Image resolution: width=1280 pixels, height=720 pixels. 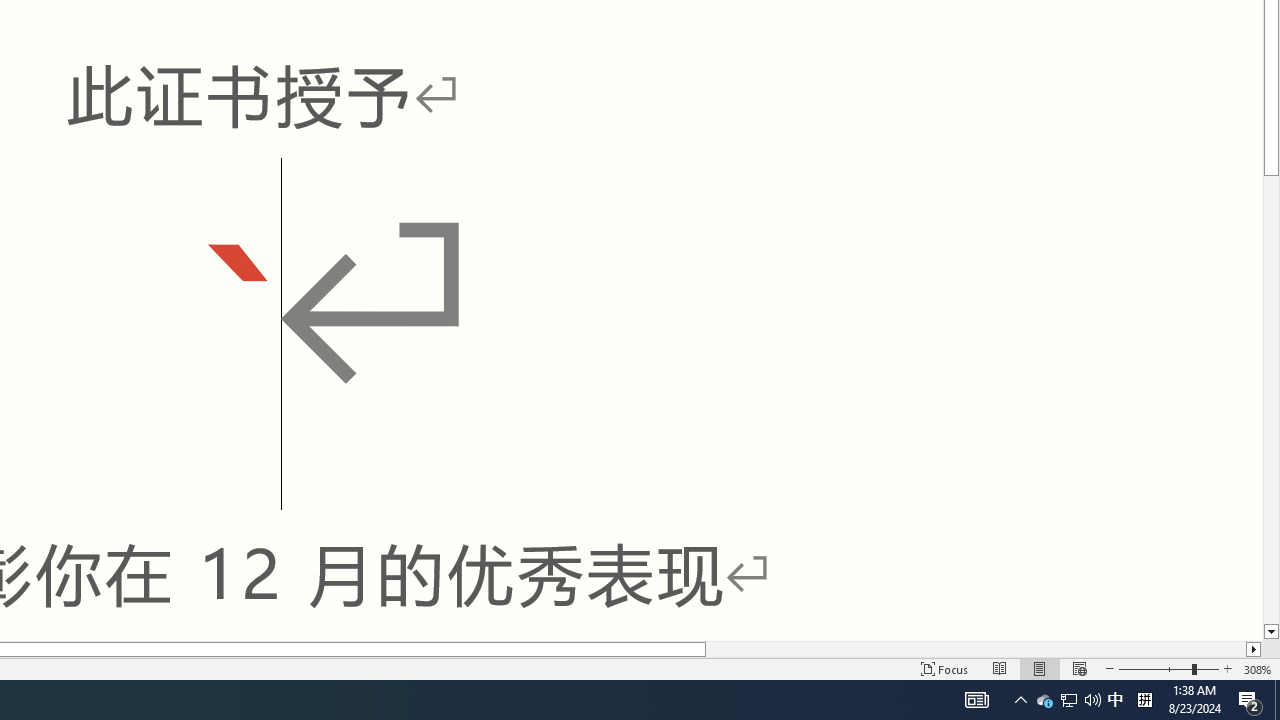 What do you see at coordinates (1040, 669) in the screenshot?
I see `'Print Layout'` at bounding box center [1040, 669].